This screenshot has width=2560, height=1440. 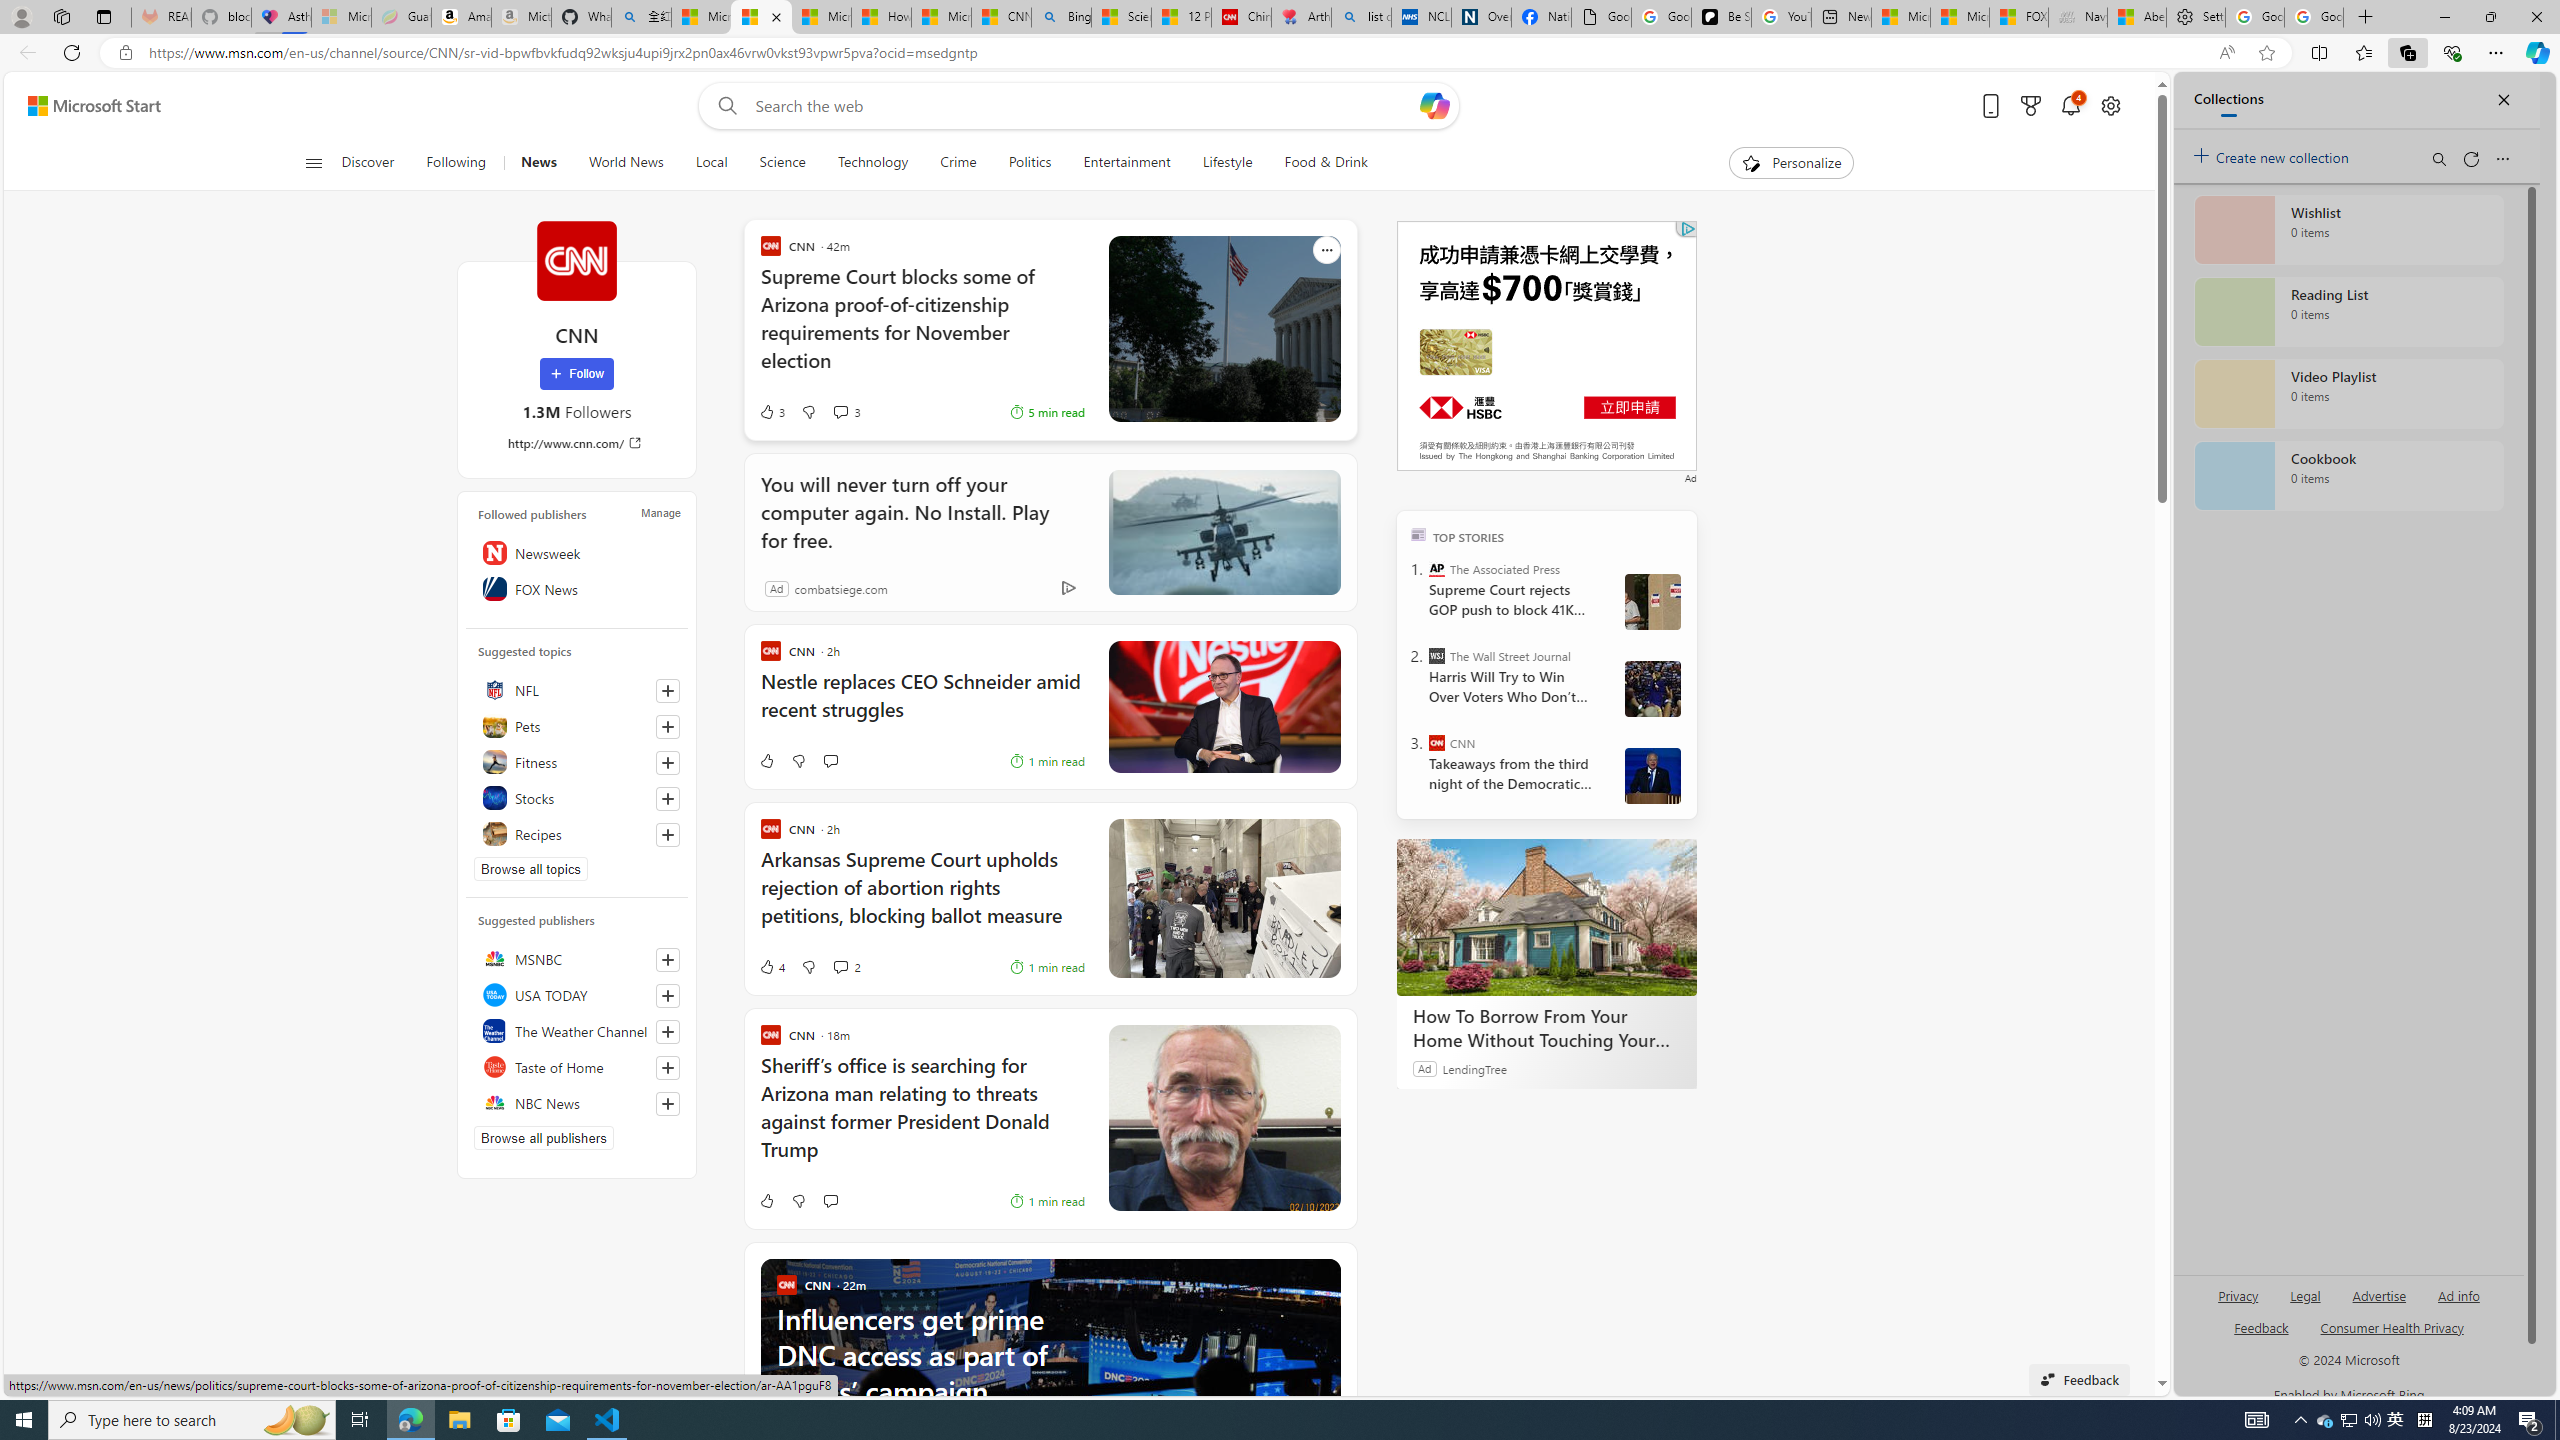 What do you see at coordinates (1720, 16) in the screenshot?
I see `'Be Smart | creating Science videos | Patreon'` at bounding box center [1720, 16].